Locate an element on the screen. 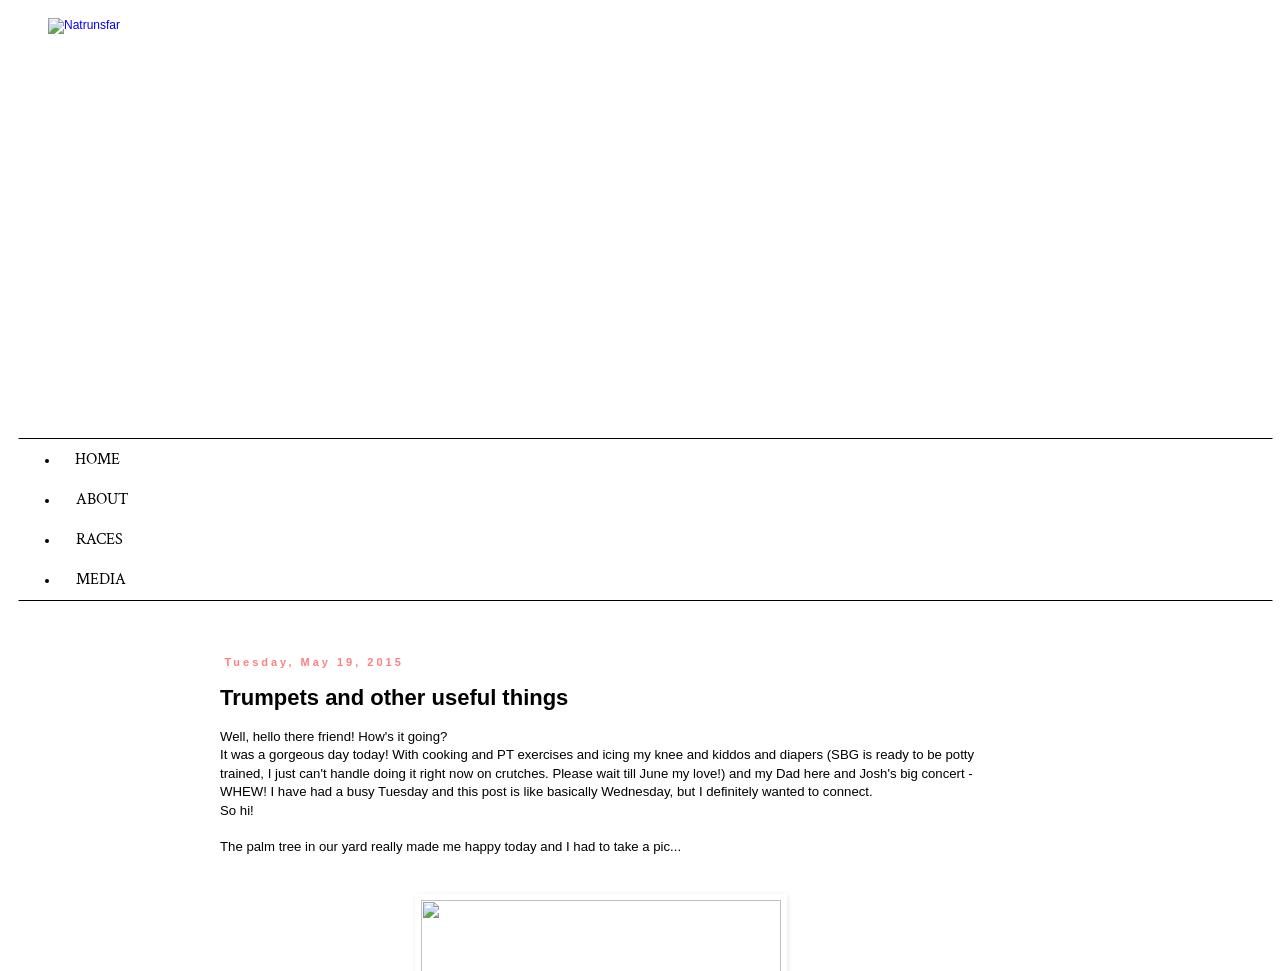 The image size is (1283, 971). 'Trumpets and other useful things' is located at coordinates (393, 697).